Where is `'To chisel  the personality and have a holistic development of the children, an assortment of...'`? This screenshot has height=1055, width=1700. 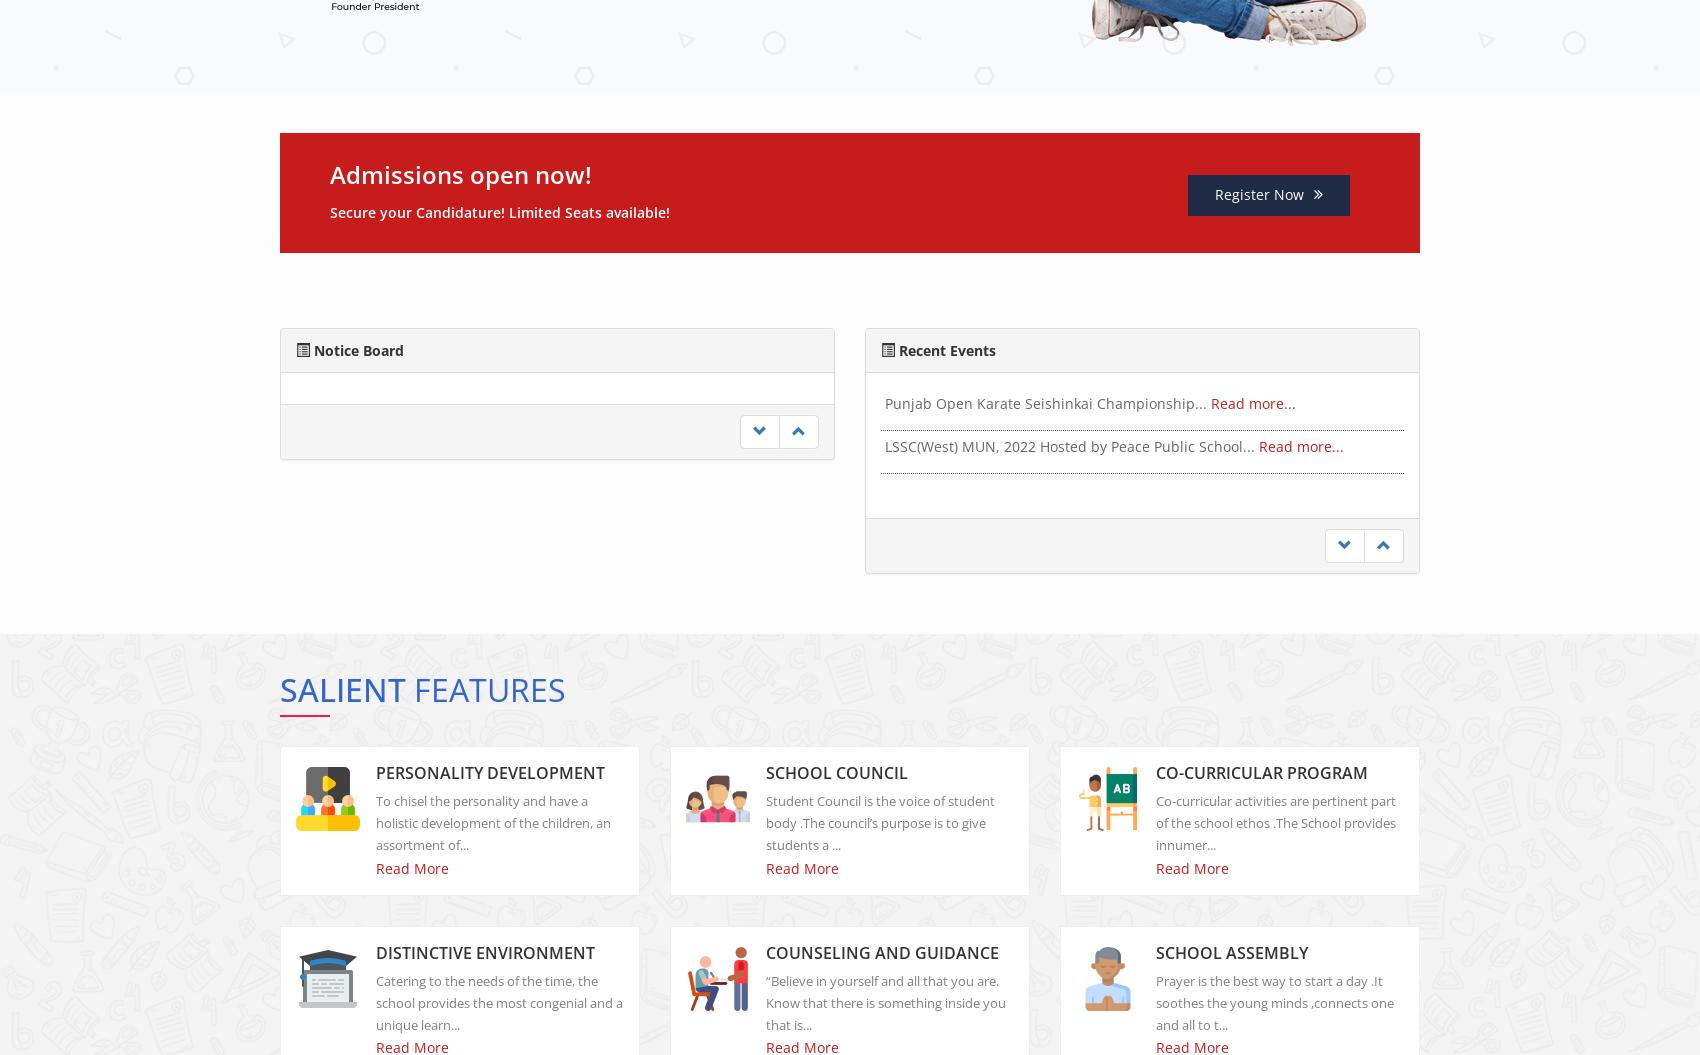
'To chisel  the personality and have a holistic development of the children, an assortment of...' is located at coordinates (493, 839).